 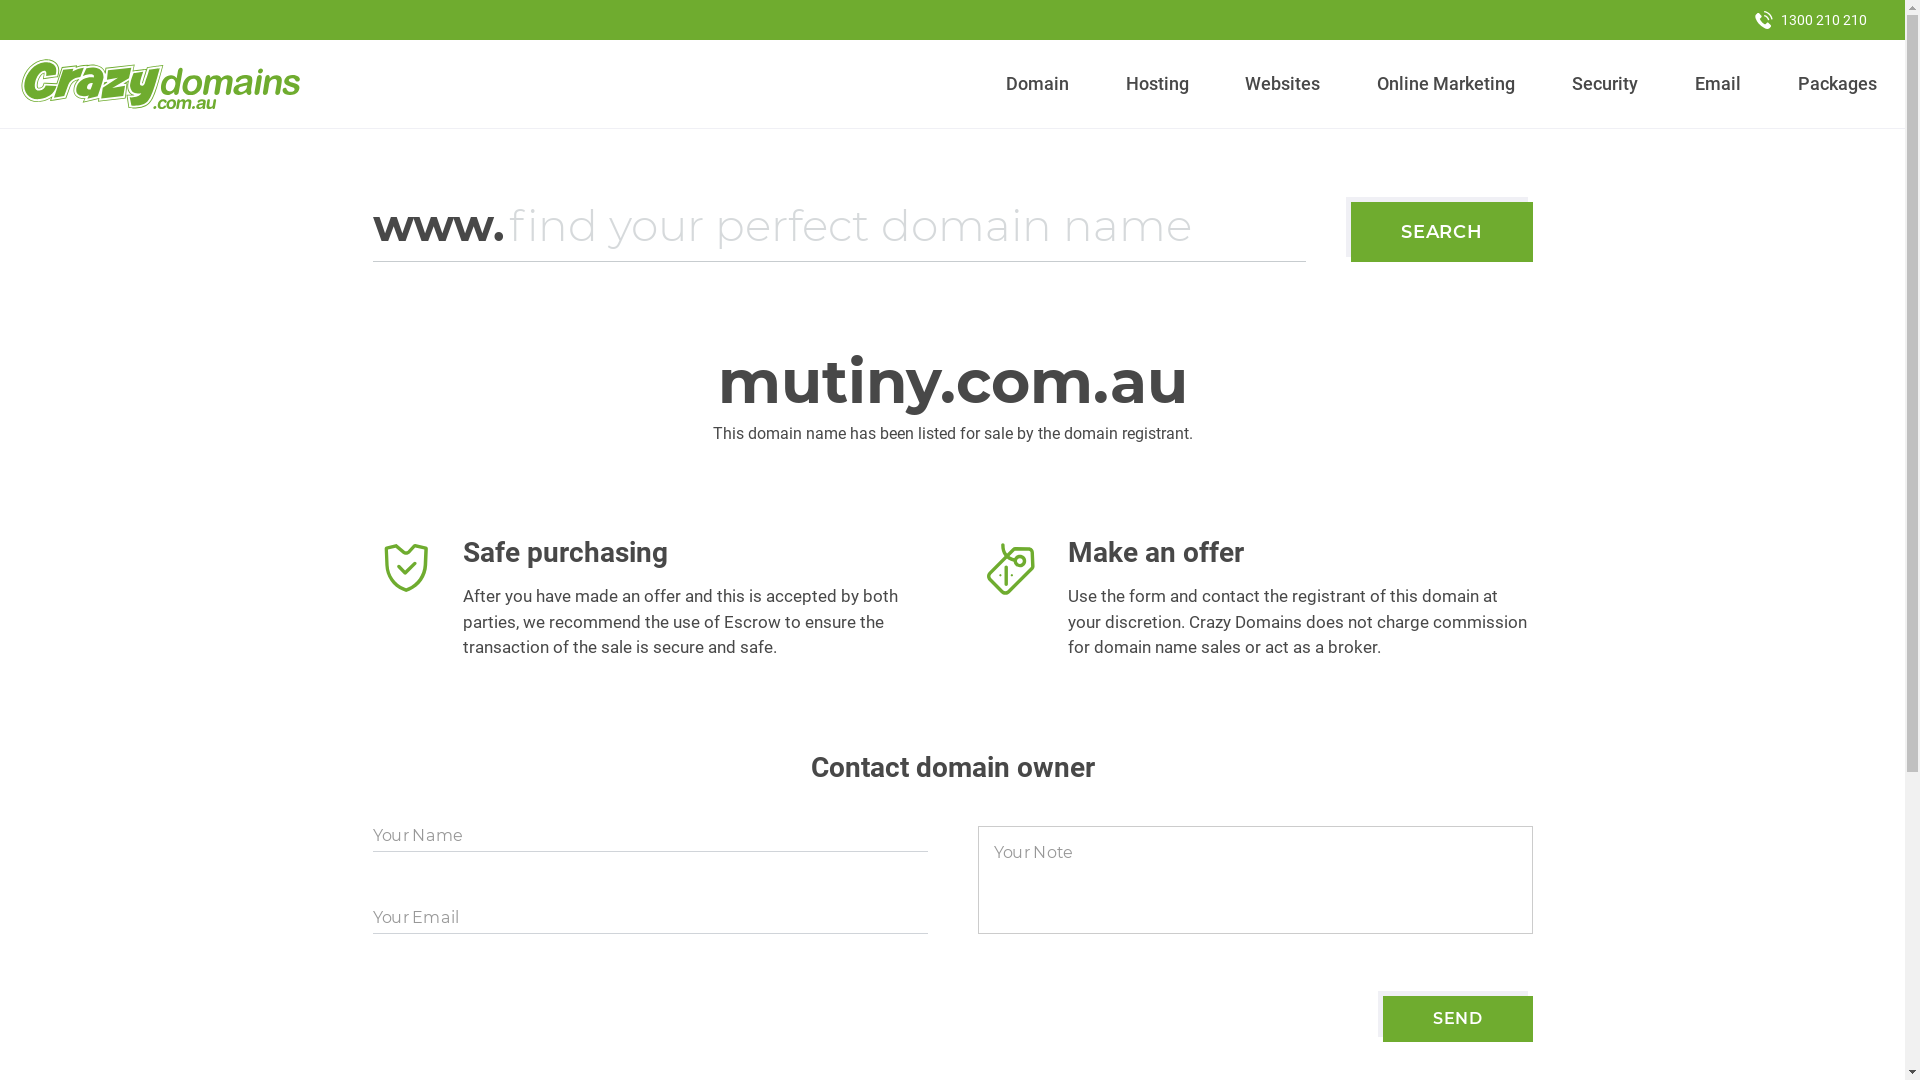 I want to click on 'SEARCH', so click(x=1441, y=230).